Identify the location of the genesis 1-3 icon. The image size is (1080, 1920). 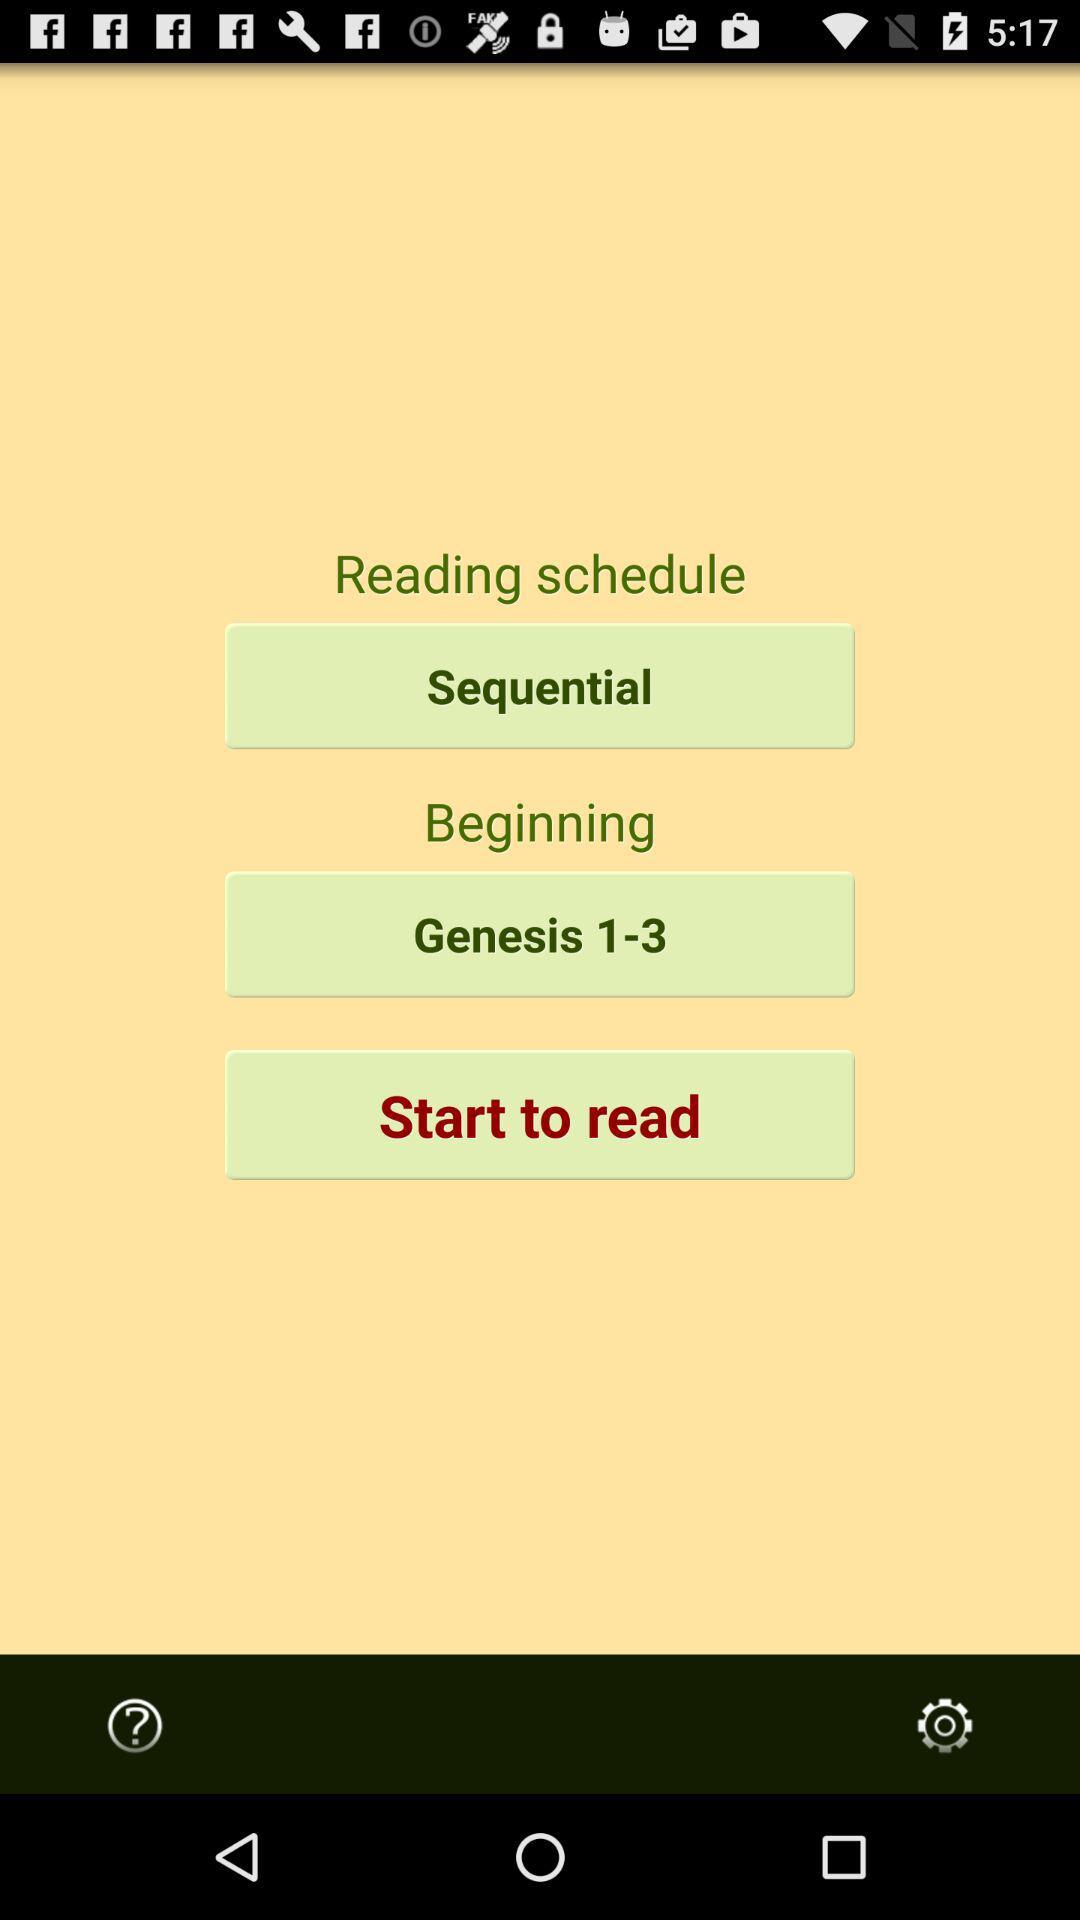
(540, 933).